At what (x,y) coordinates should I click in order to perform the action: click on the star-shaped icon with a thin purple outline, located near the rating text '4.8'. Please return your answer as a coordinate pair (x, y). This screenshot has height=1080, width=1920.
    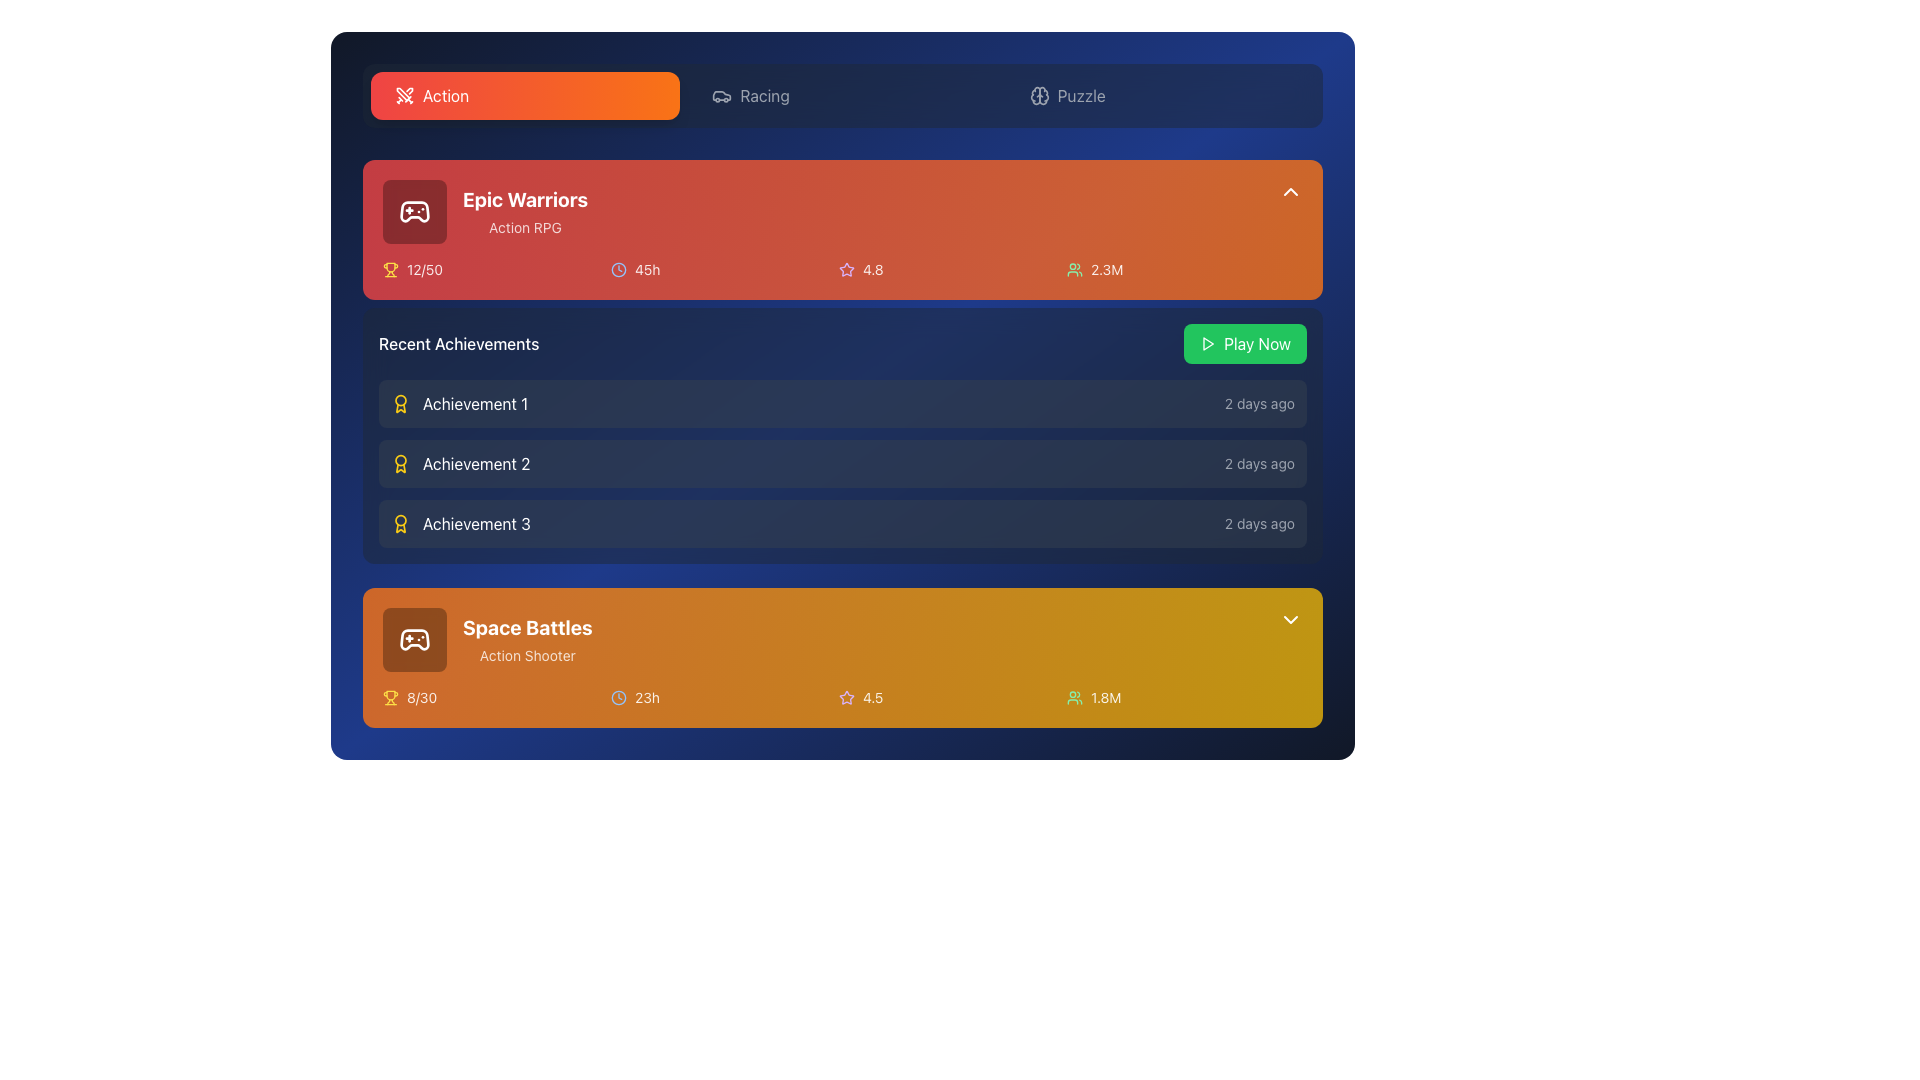
    Looking at the image, I should click on (846, 270).